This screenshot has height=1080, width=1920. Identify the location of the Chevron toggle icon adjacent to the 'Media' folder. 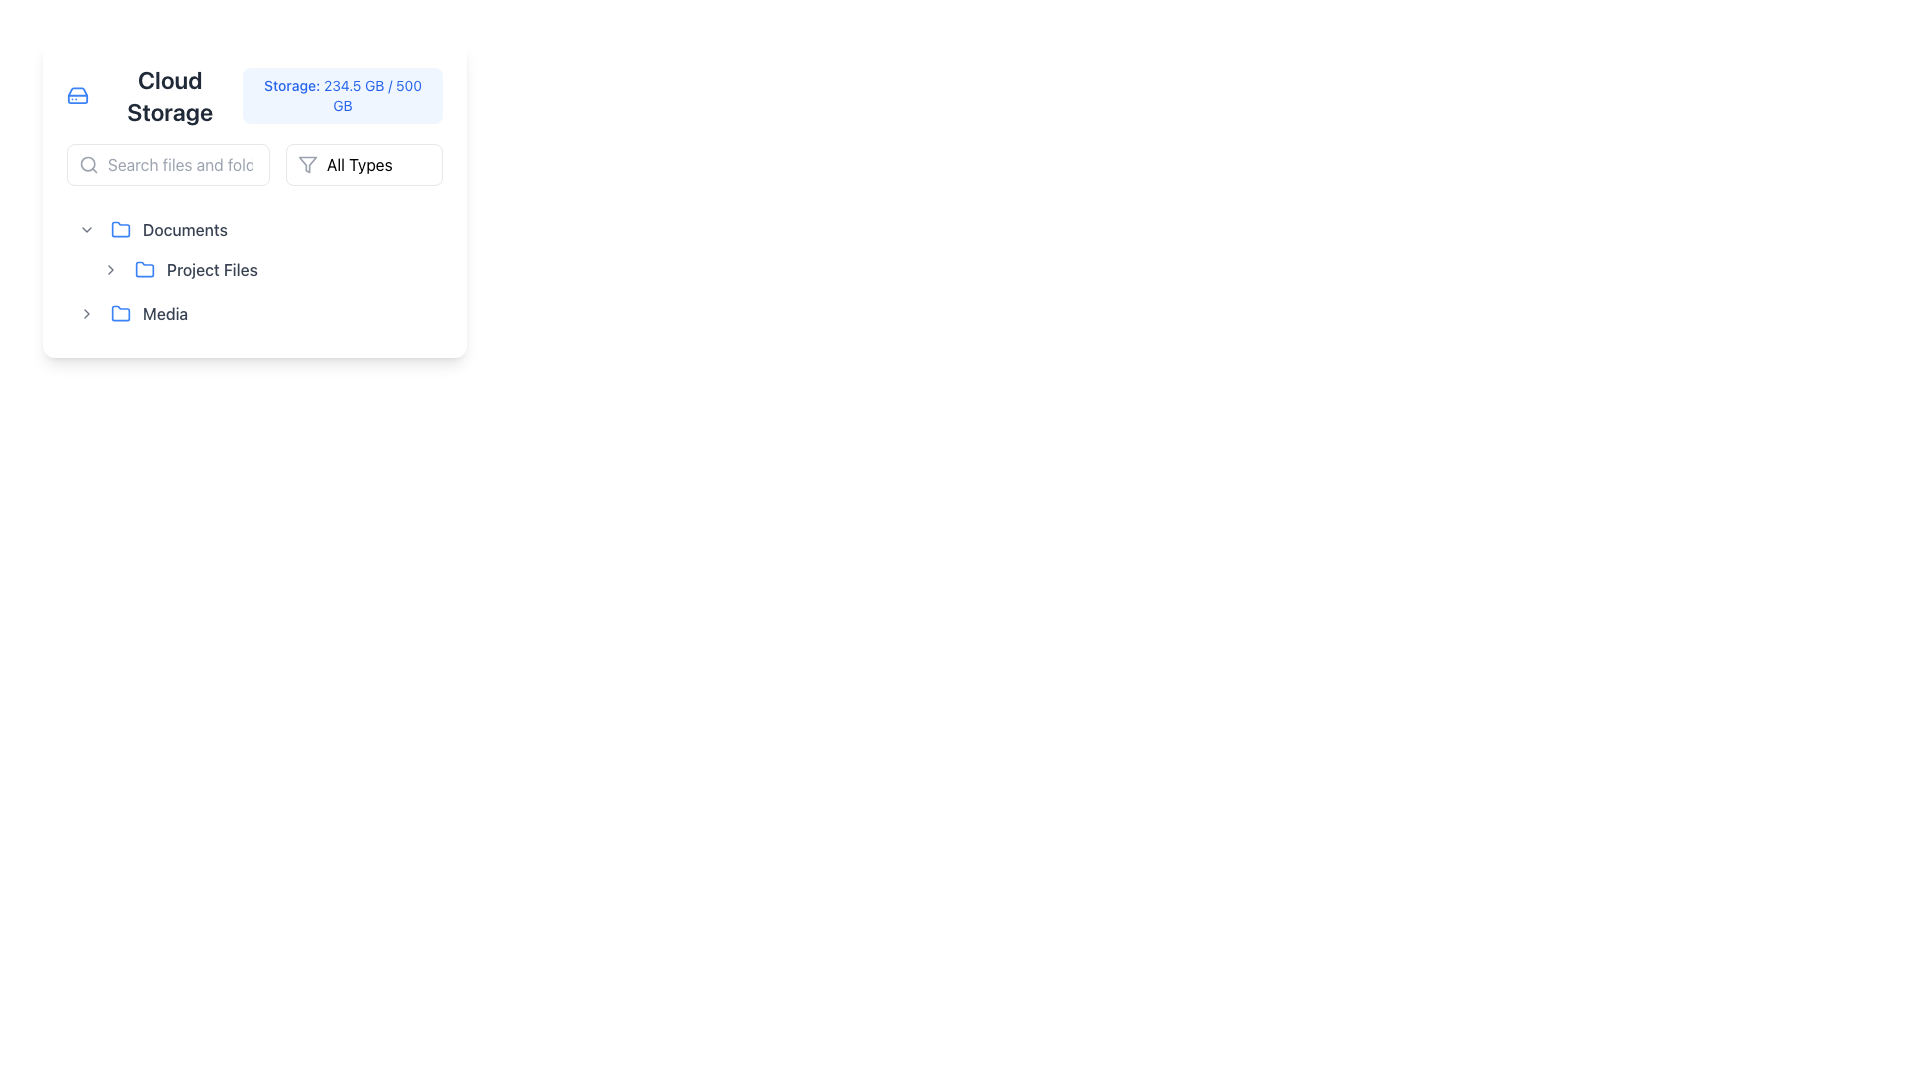
(85, 313).